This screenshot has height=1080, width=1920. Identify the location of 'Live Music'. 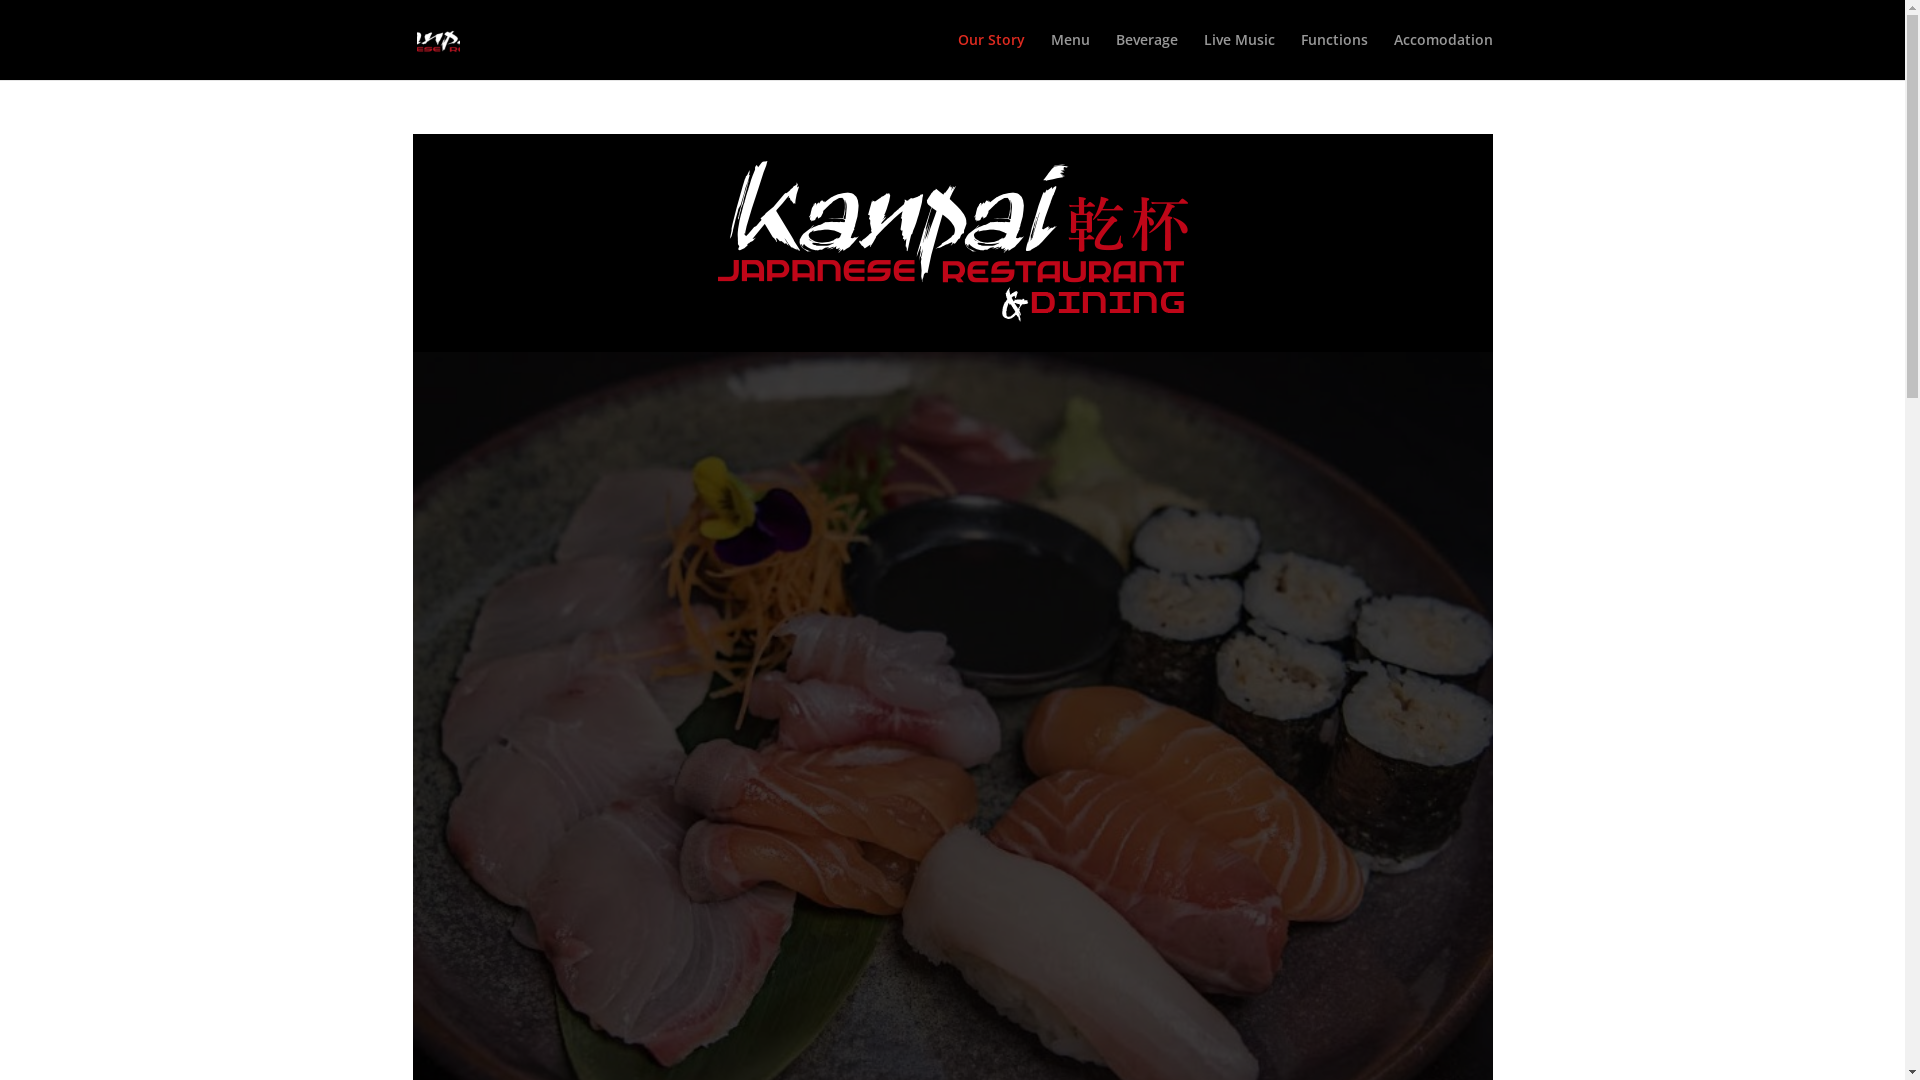
(1238, 55).